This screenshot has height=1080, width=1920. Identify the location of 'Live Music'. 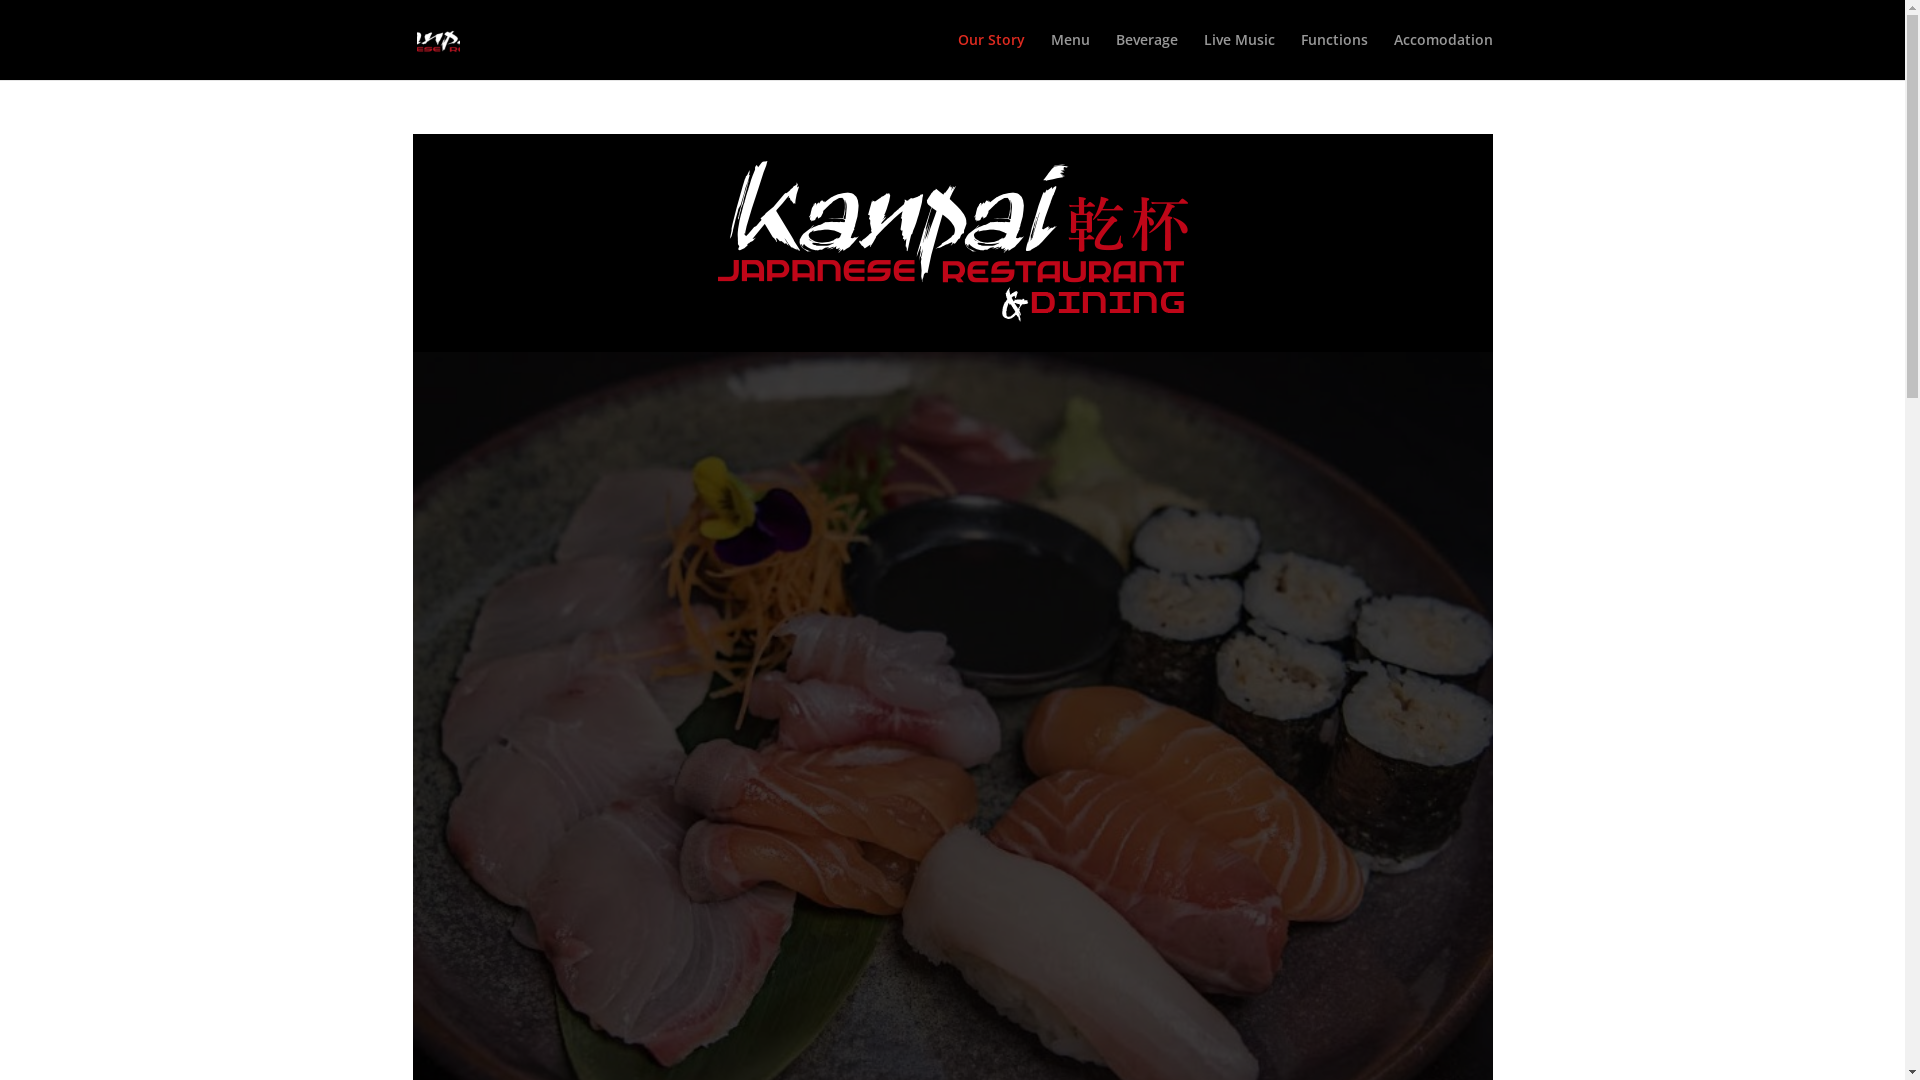
(1238, 55).